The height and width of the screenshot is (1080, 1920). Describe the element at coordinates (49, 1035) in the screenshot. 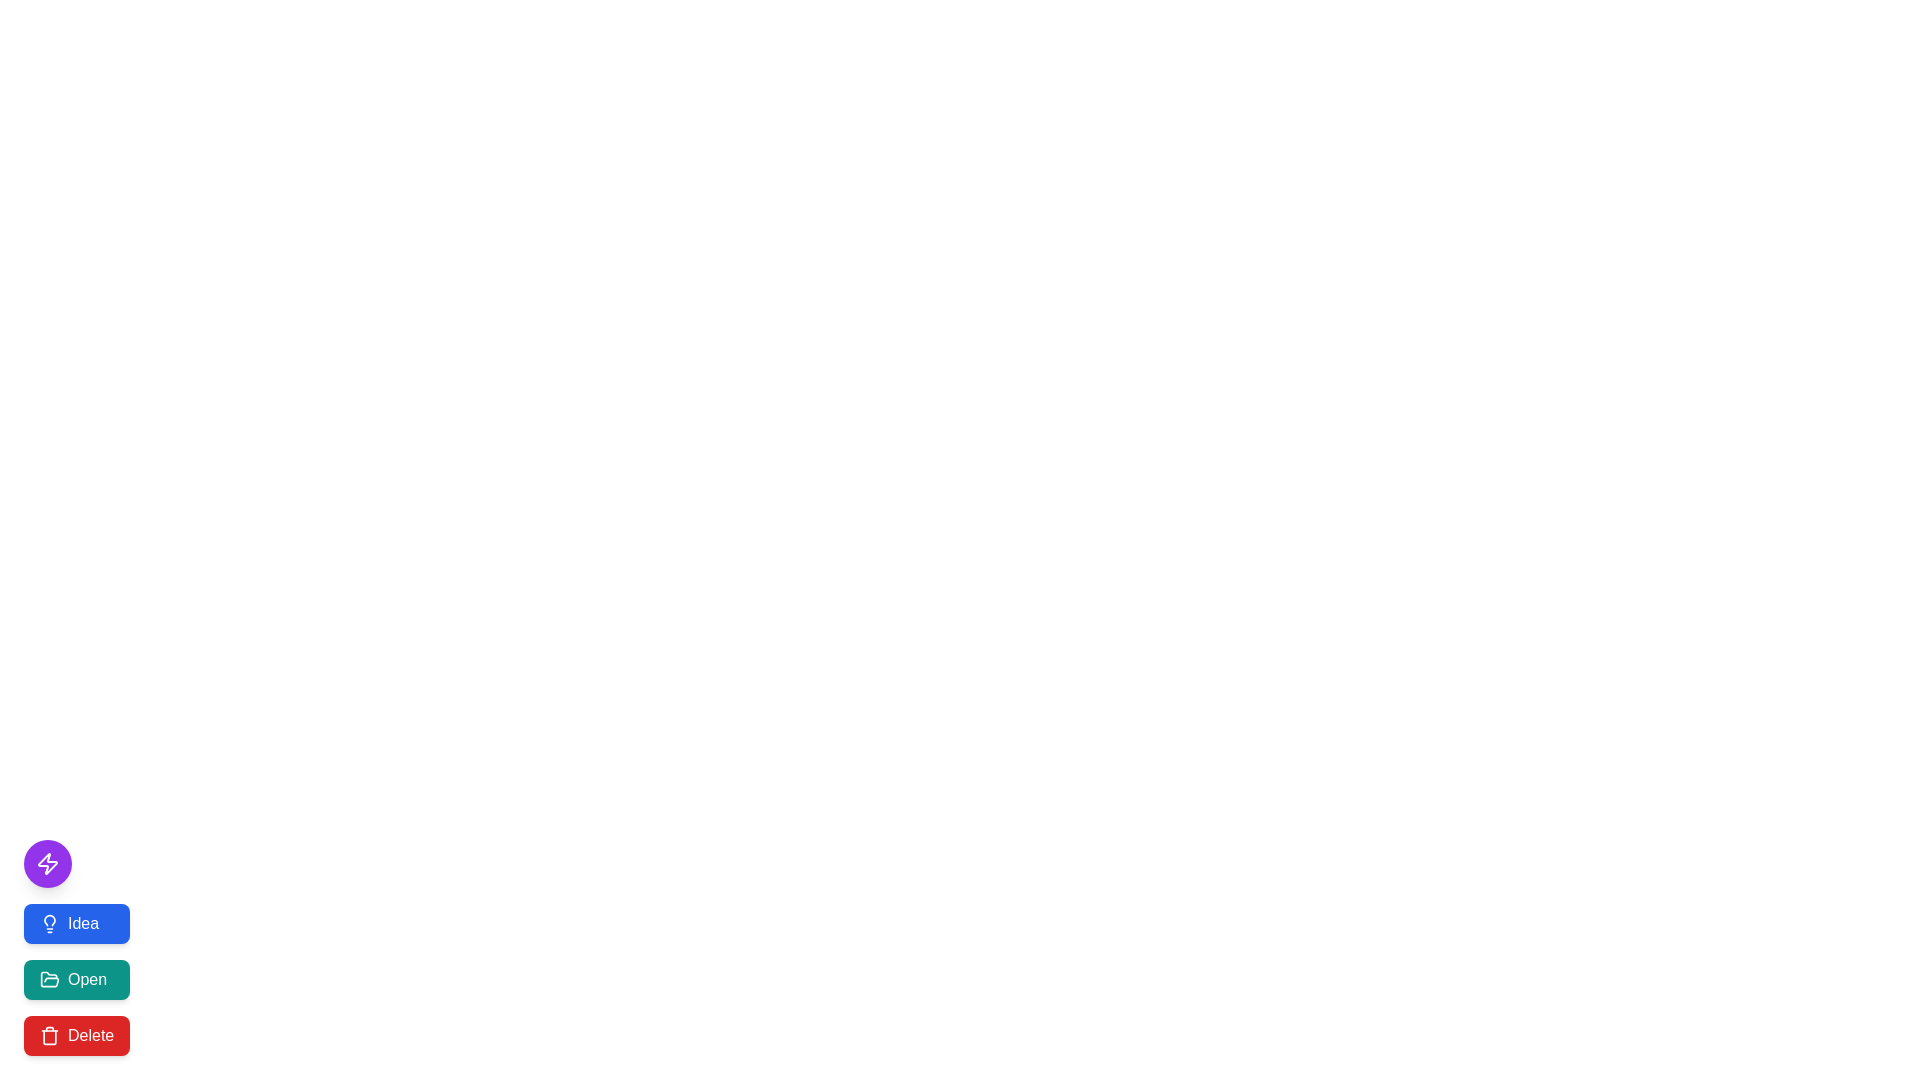

I see `the trash can-shaped delete icon` at that location.